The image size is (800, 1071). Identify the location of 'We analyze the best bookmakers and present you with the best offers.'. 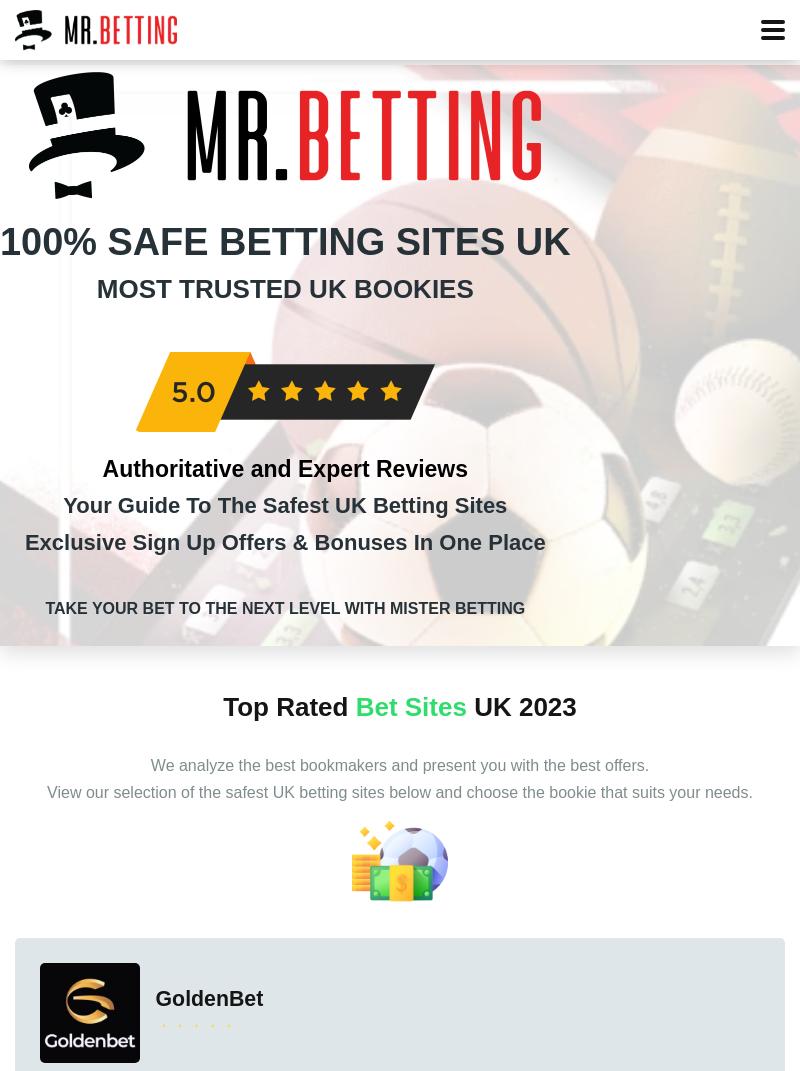
(398, 765).